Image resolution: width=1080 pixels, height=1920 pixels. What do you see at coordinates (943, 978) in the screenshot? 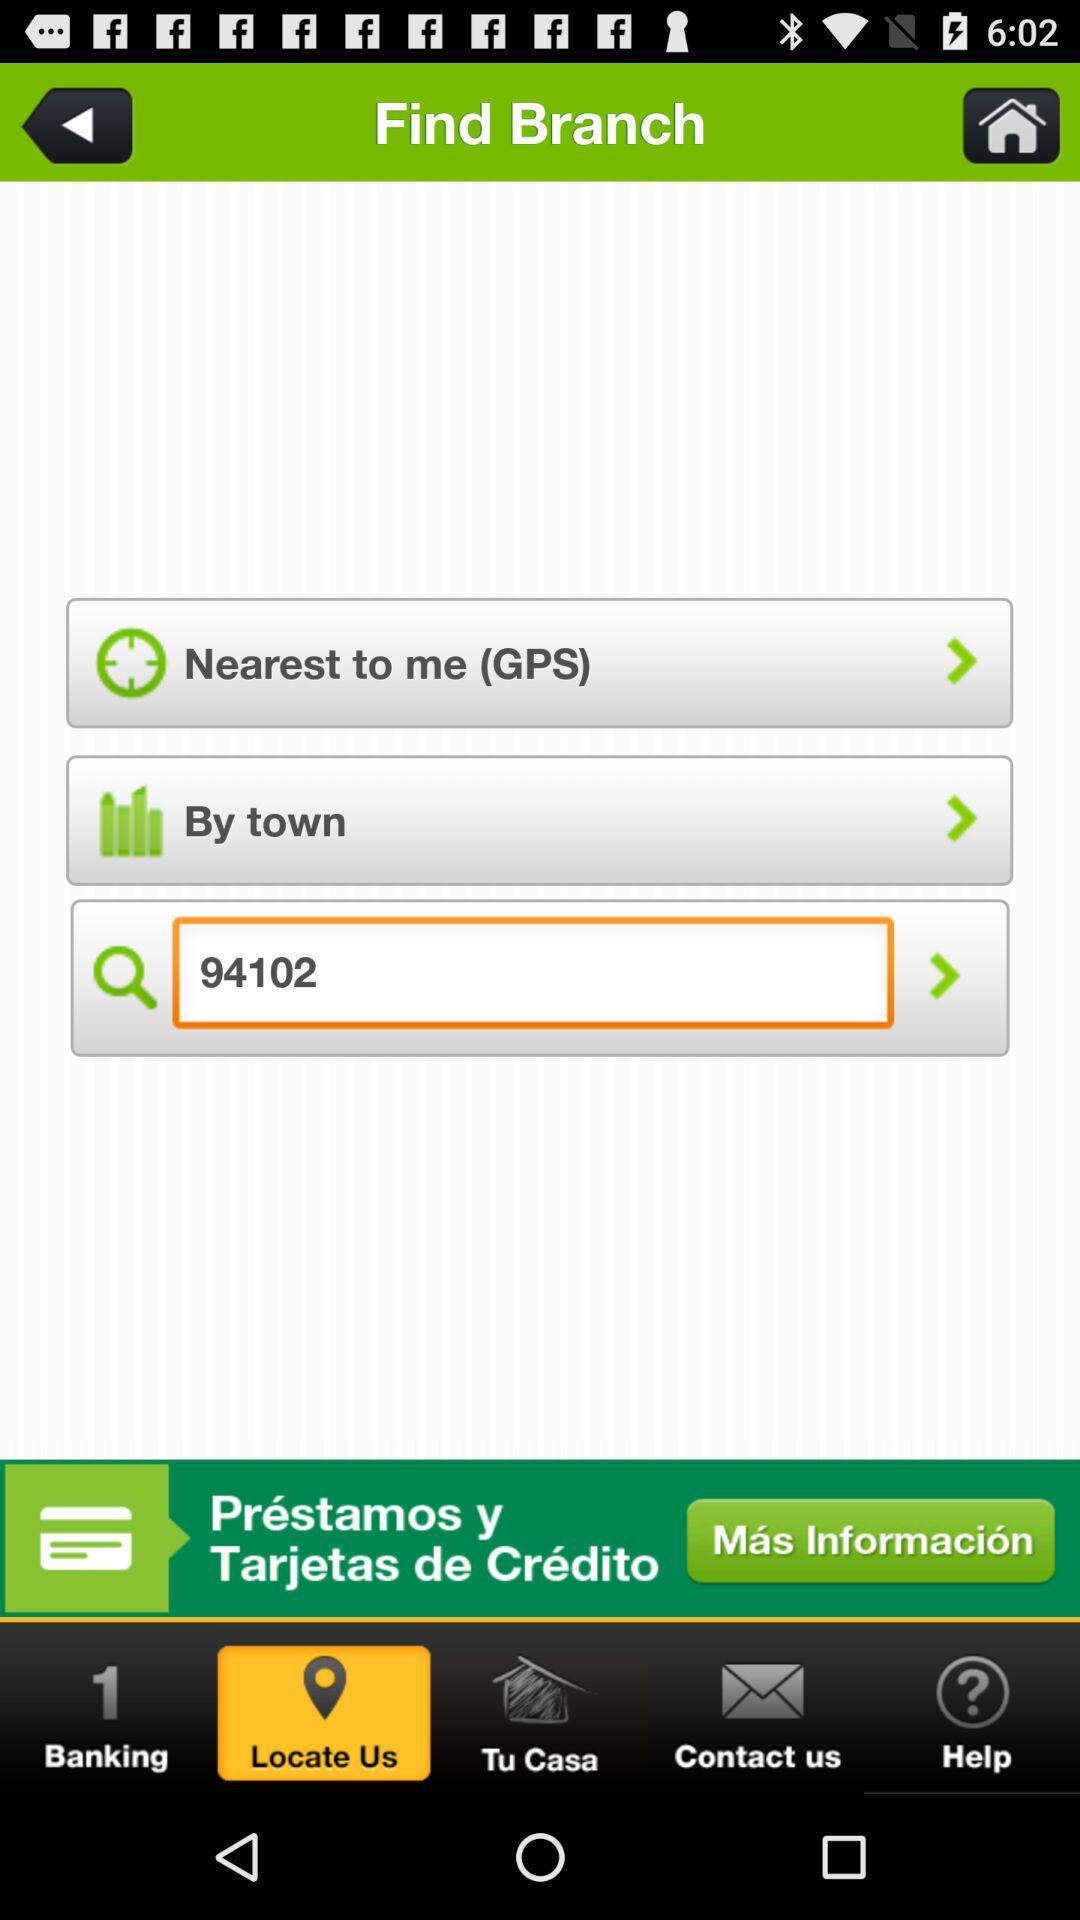
I see `search zip code` at bounding box center [943, 978].